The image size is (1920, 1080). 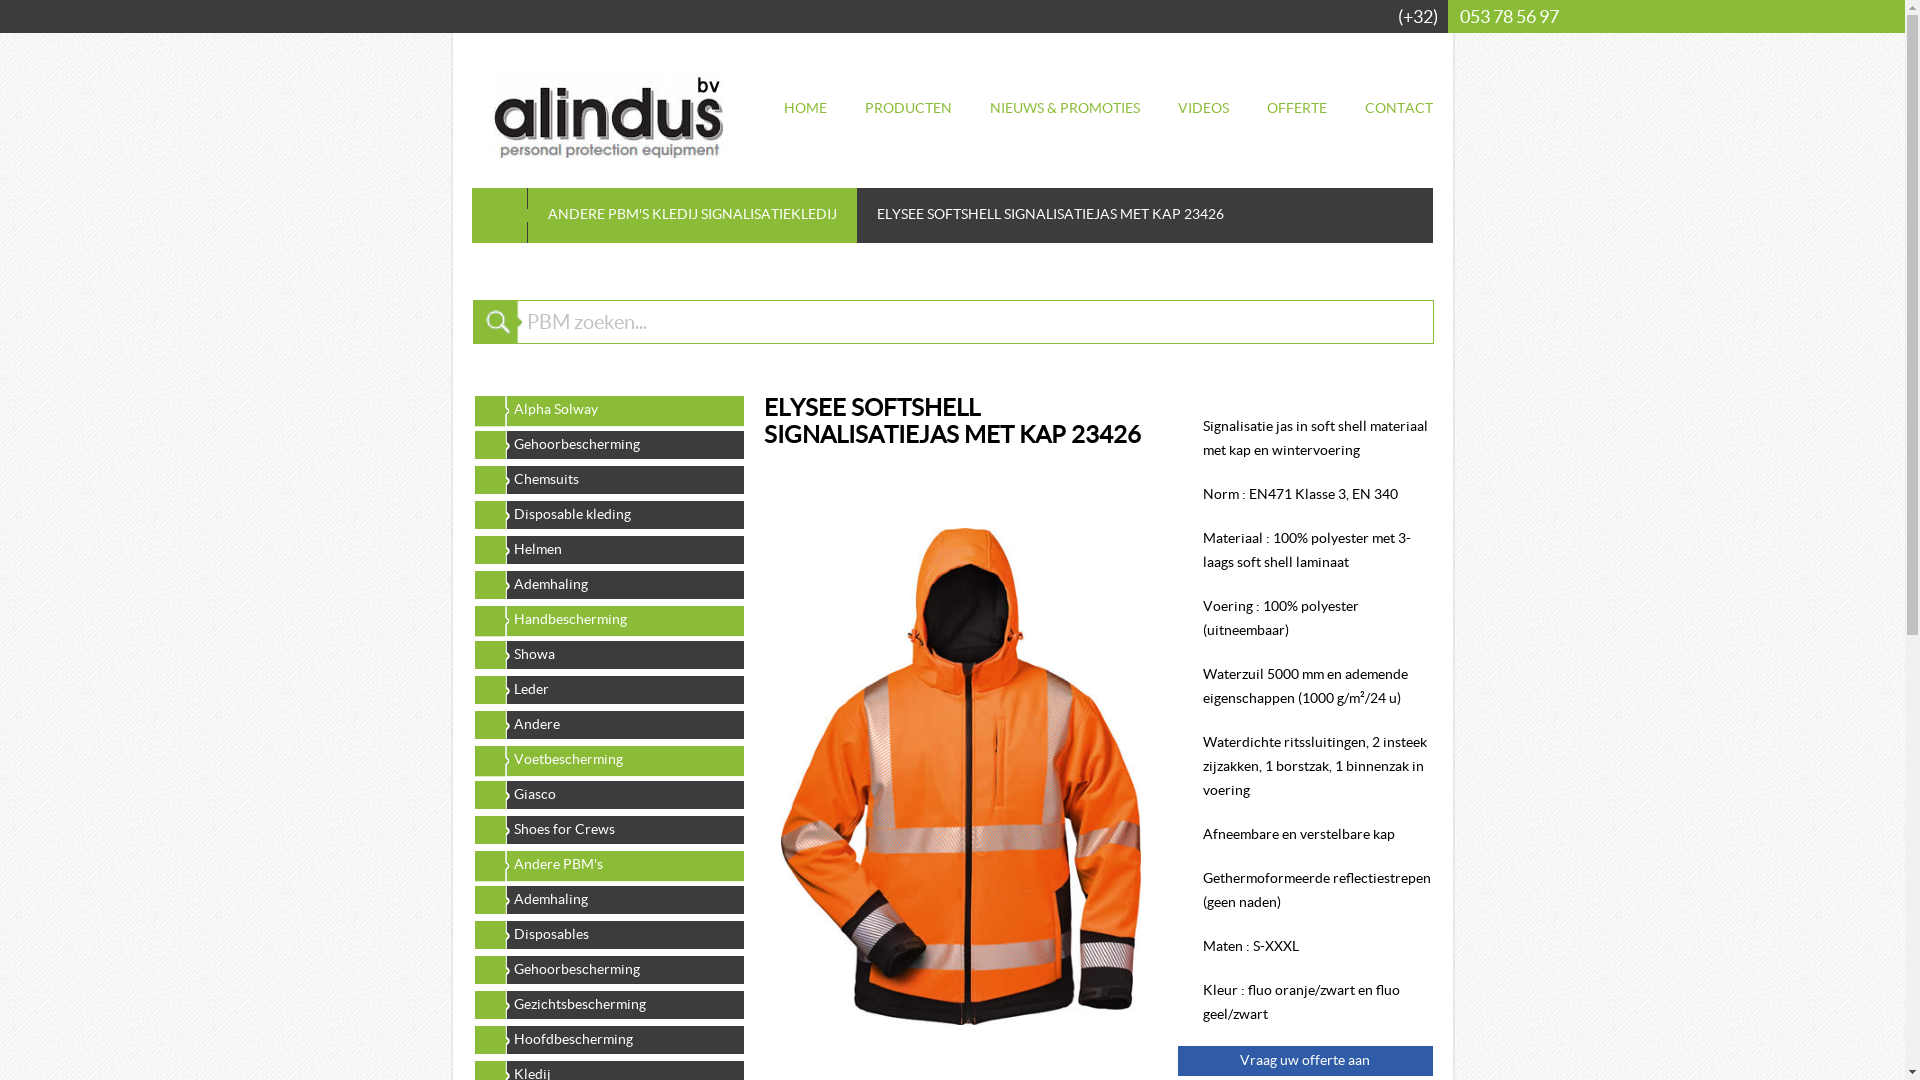 I want to click on 'Ademhaling', so click(x=606, y=897).